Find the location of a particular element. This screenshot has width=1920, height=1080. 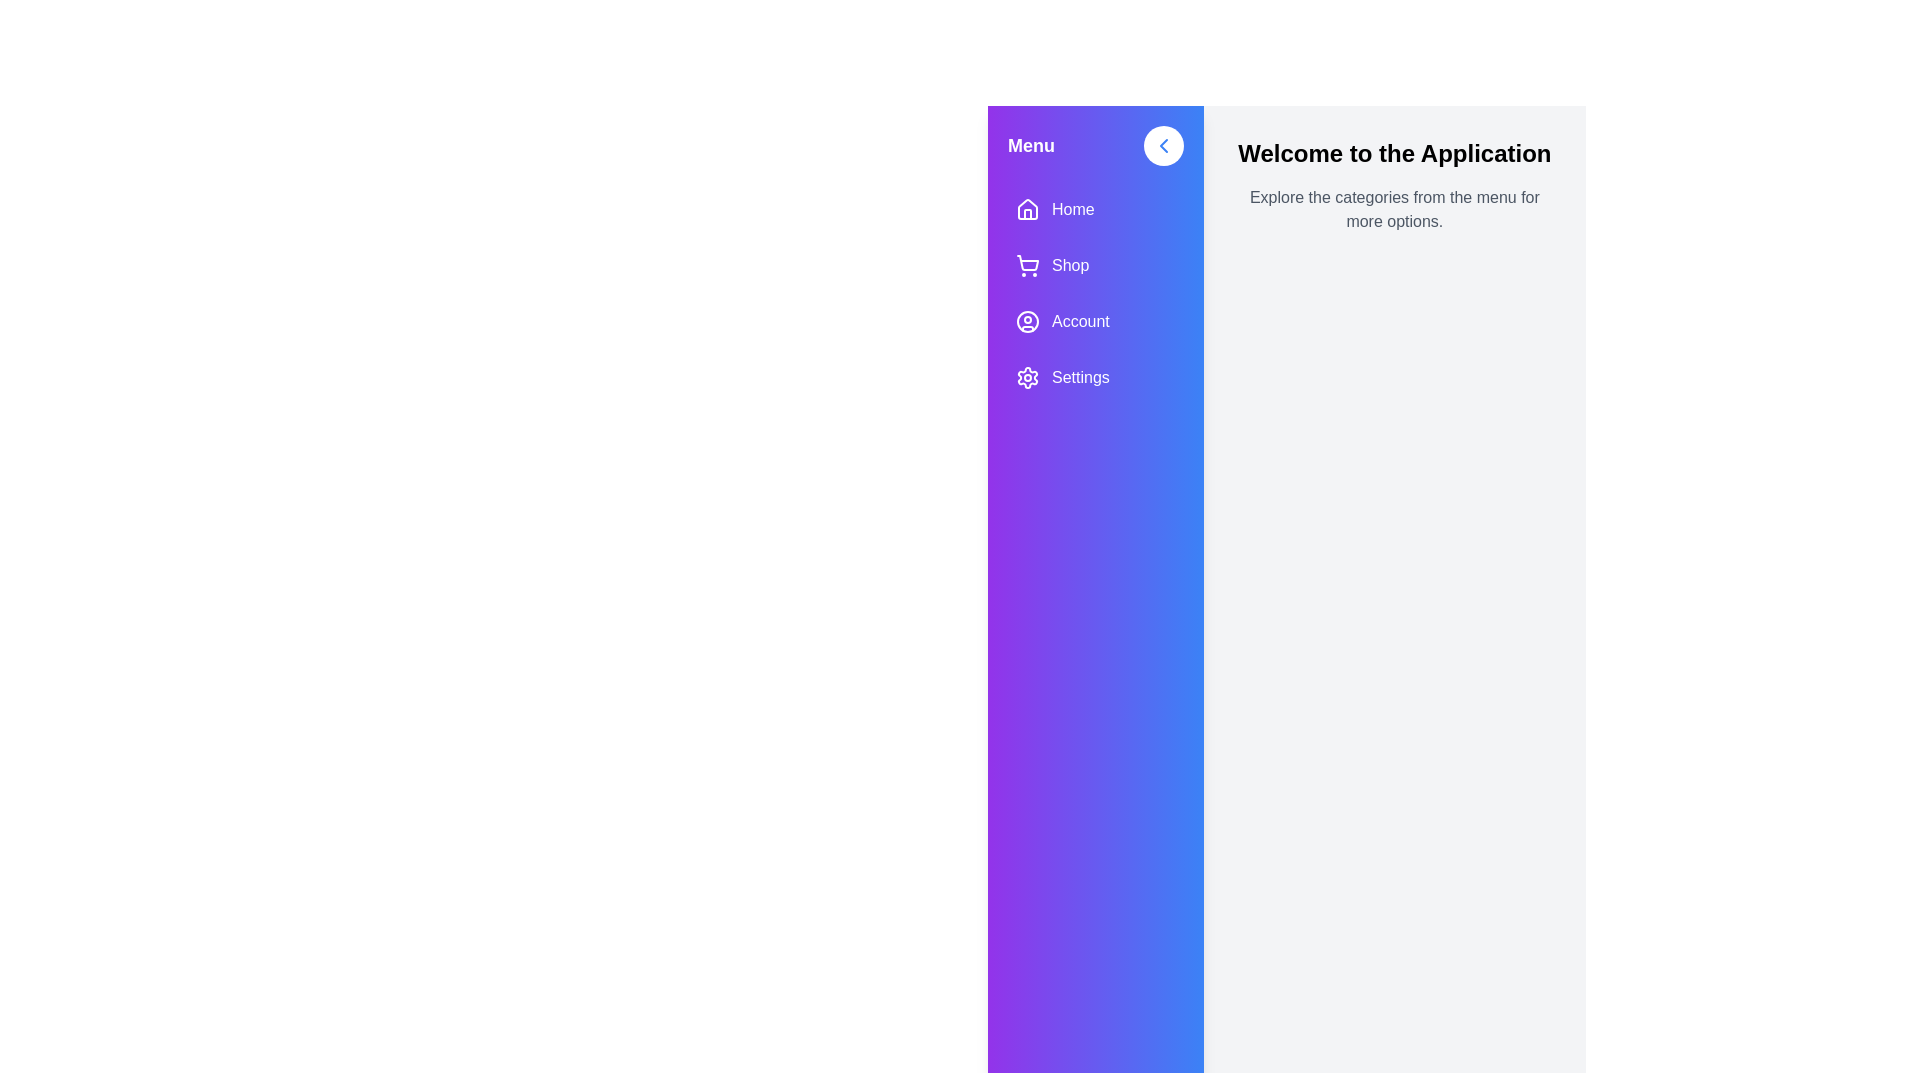

the house icon with a purple background in the sidebar is located at coordinates (1027, 209).